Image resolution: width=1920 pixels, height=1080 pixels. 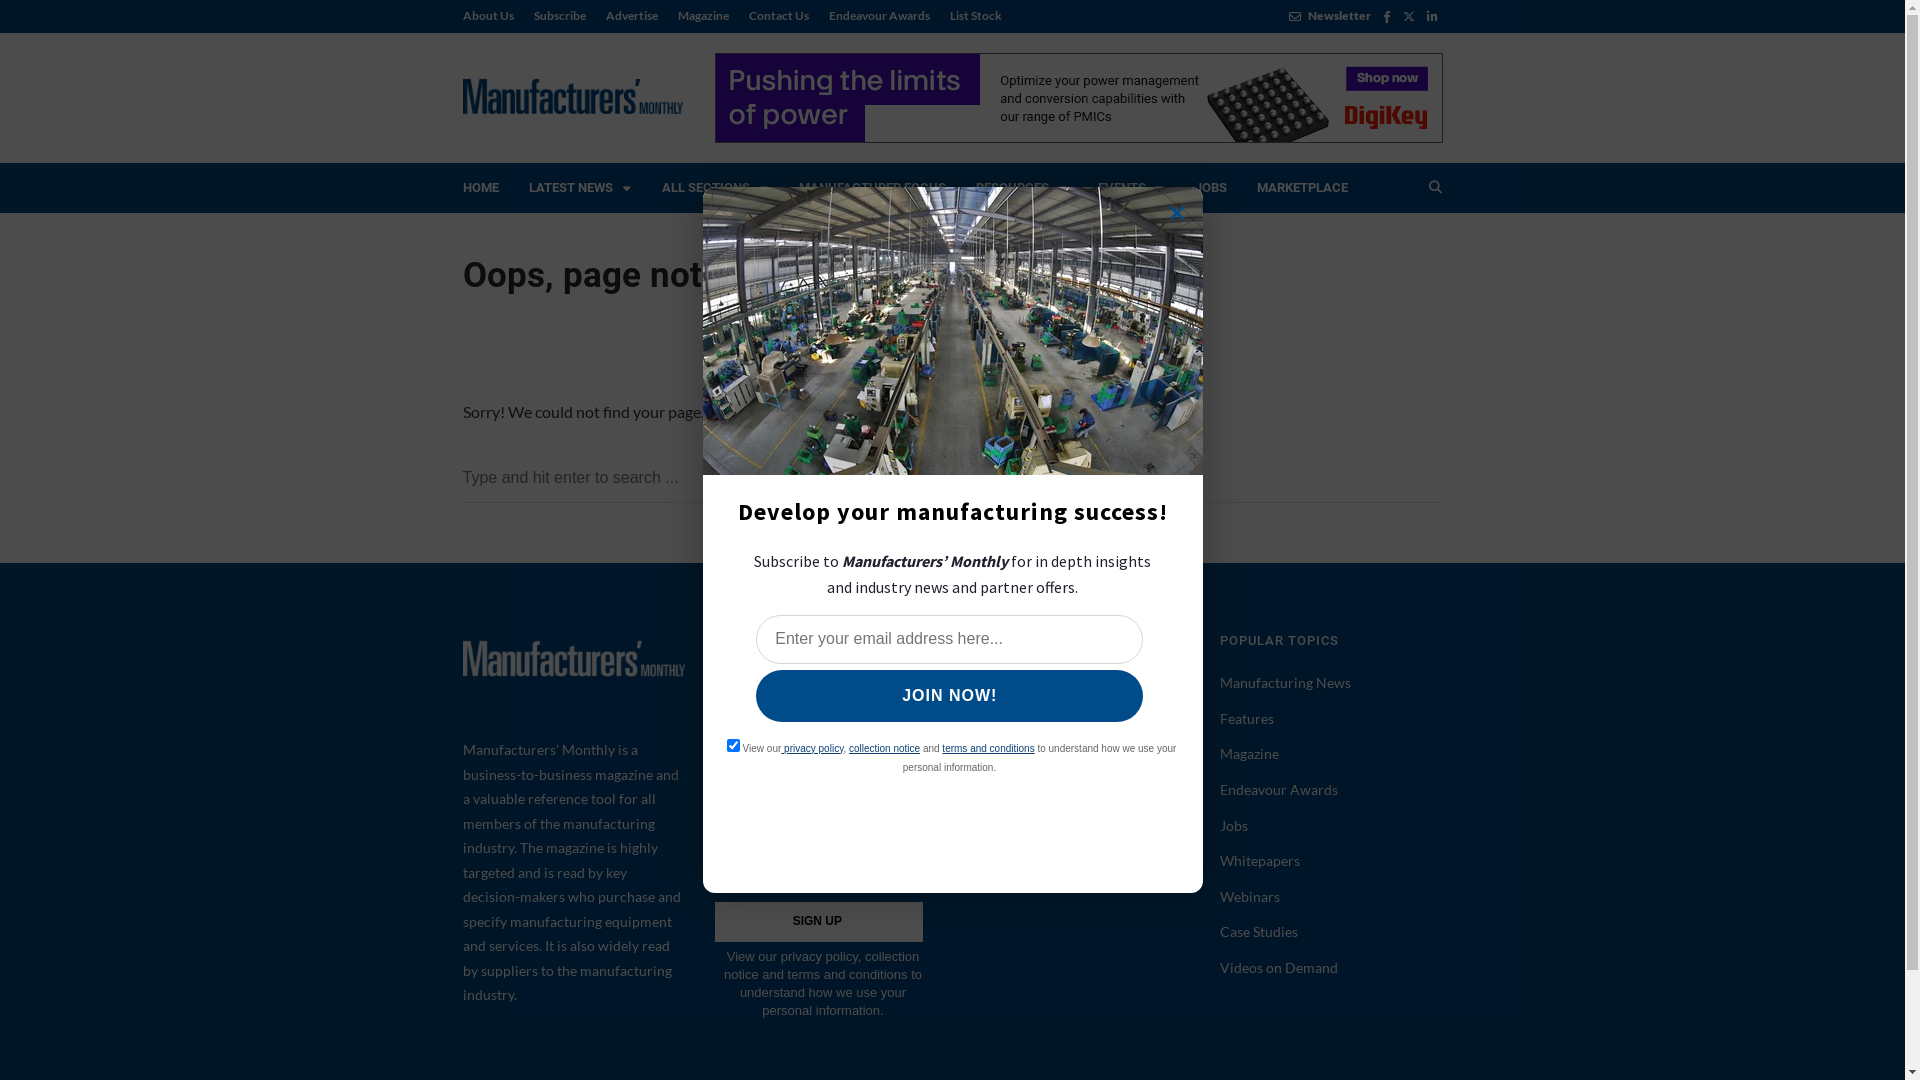 I want to click on 'Close', so click(x=1176, y=212).